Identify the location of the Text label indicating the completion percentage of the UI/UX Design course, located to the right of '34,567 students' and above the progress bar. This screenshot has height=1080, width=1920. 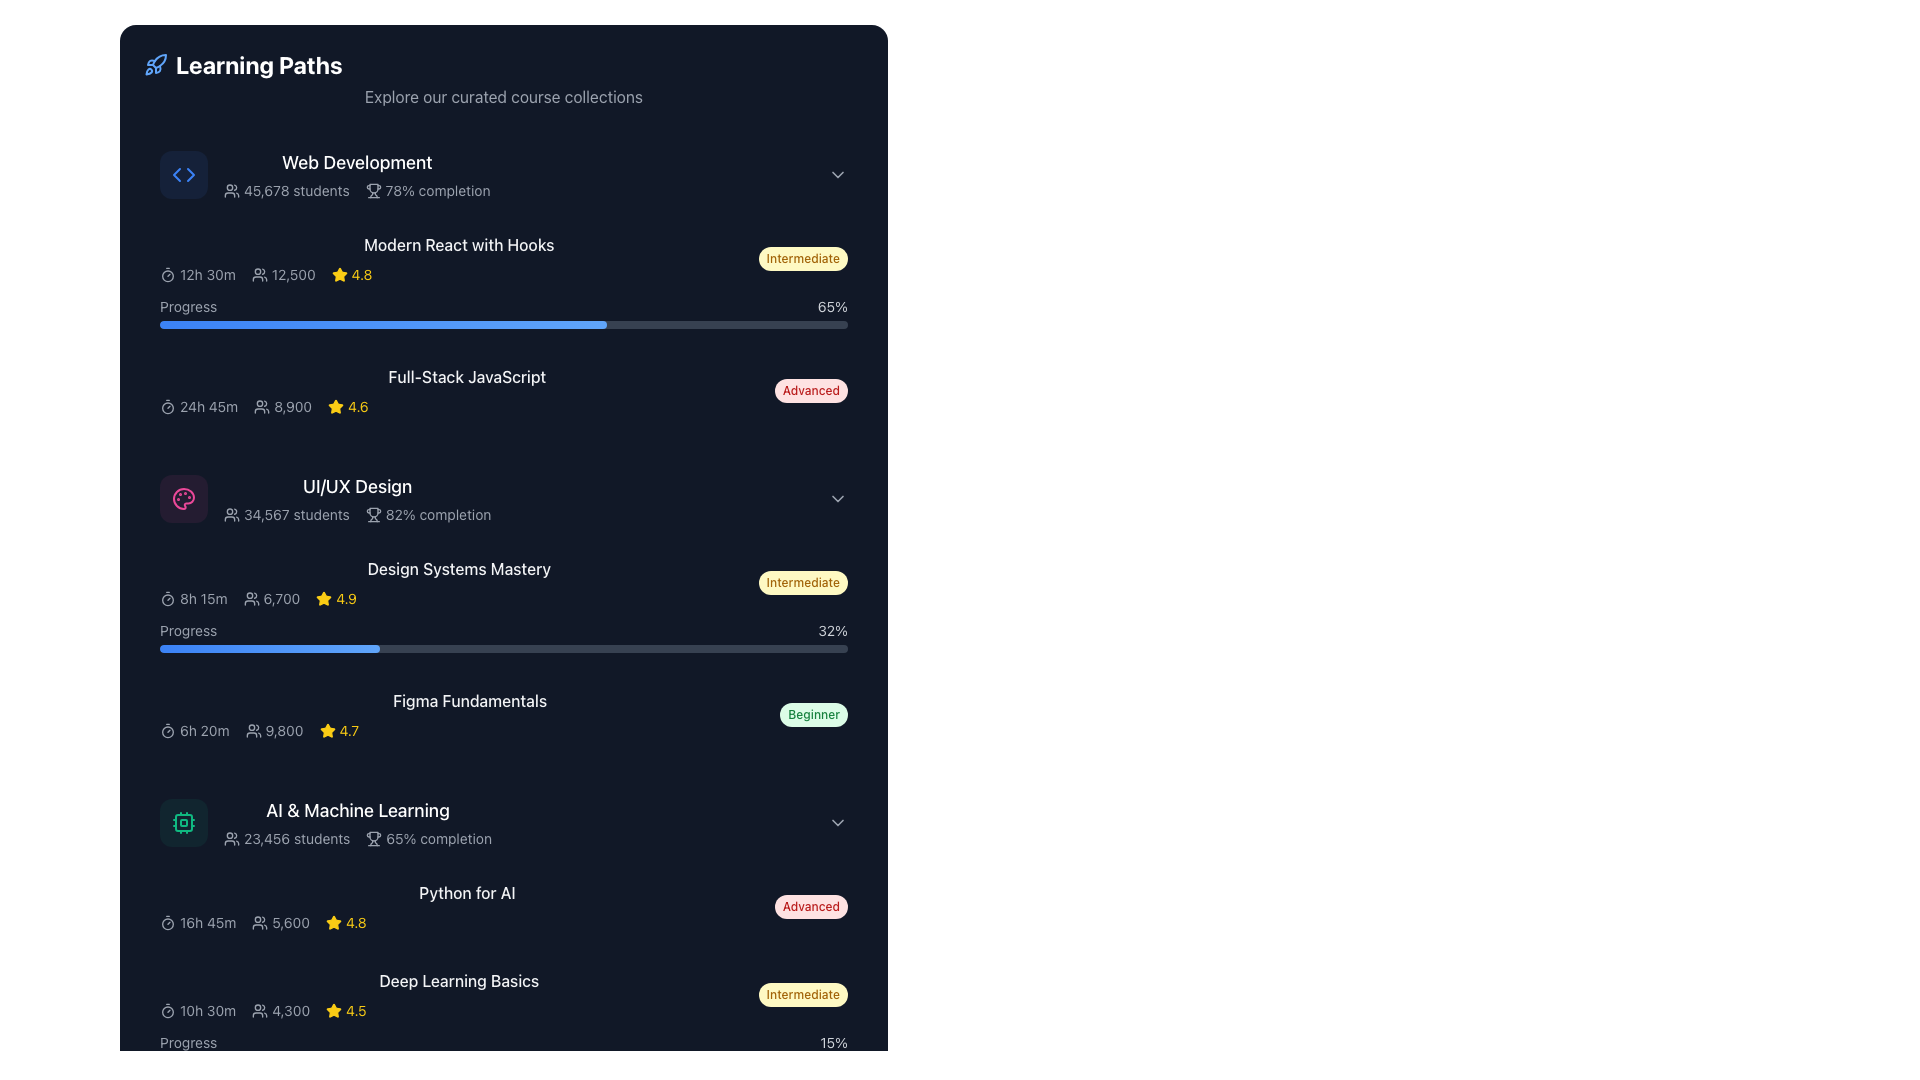
(427, 514).